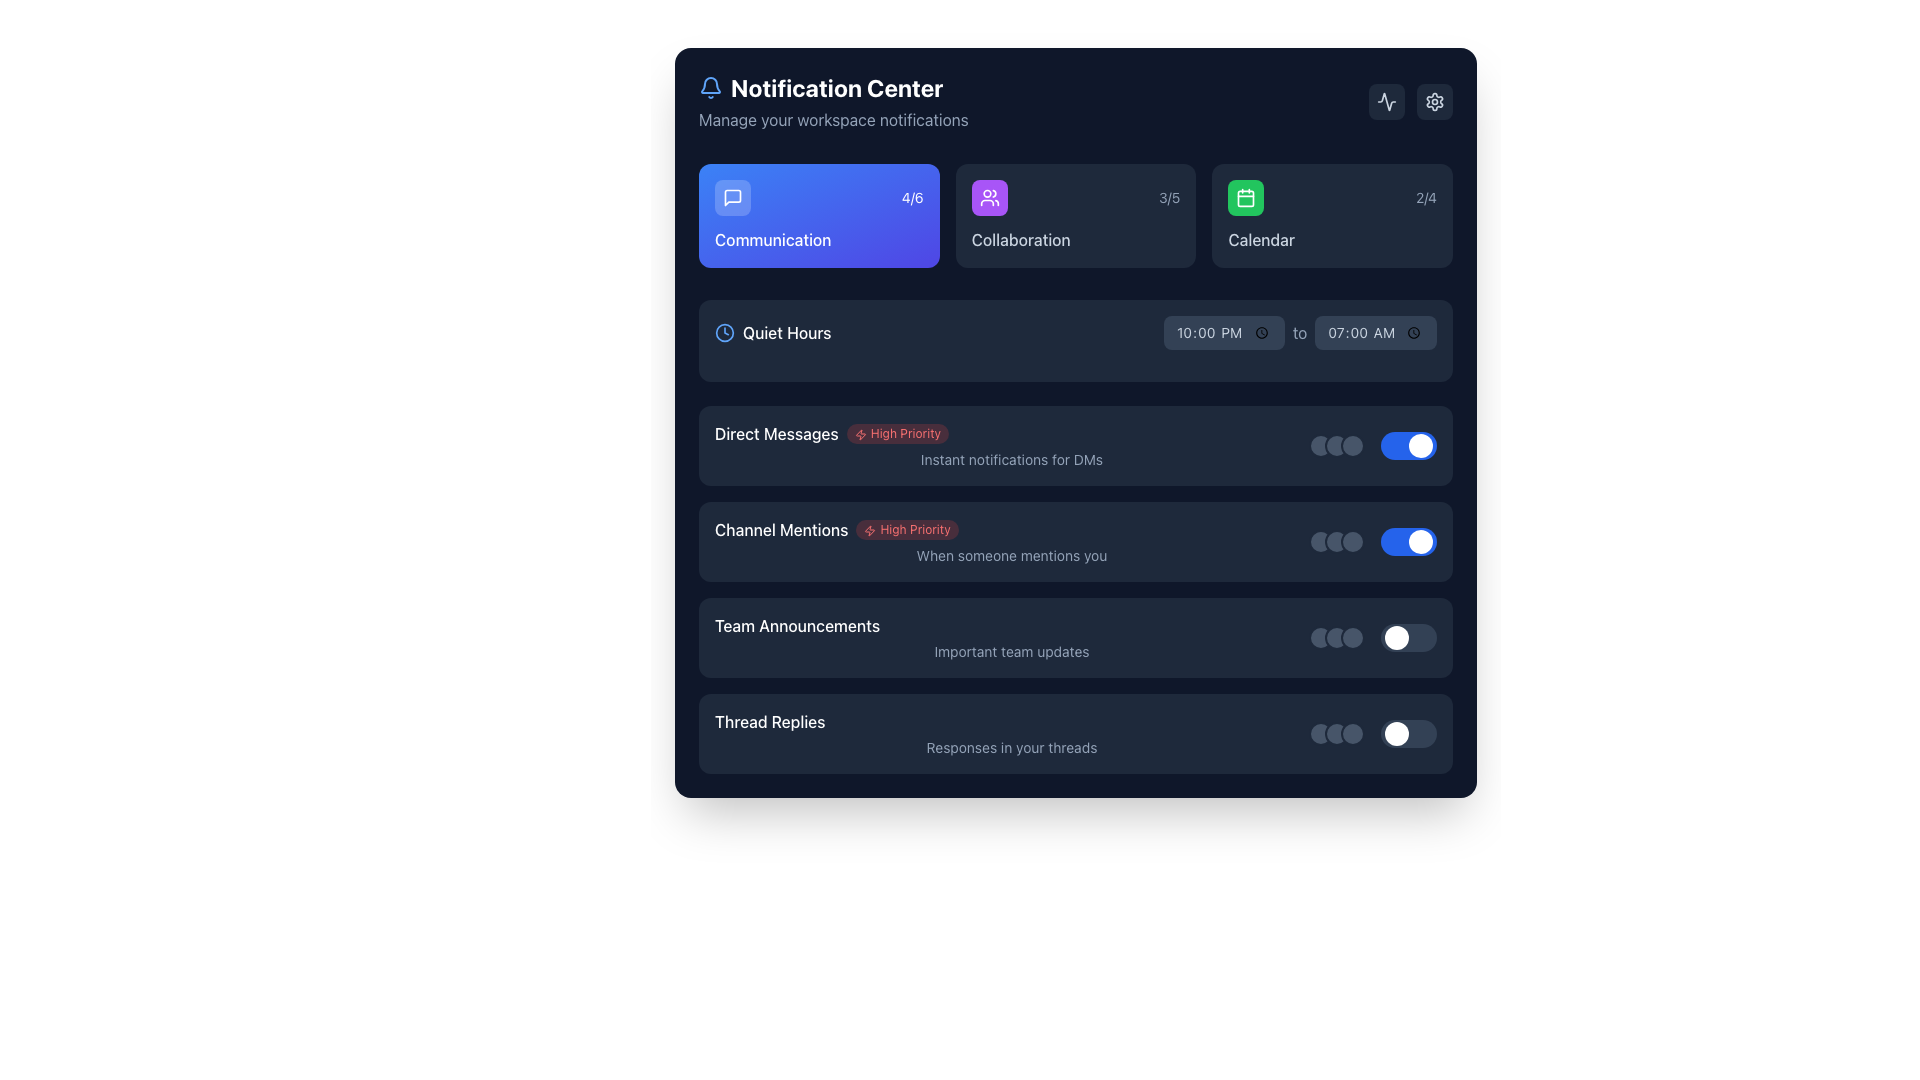  Describe the element at coordinates (1074, 589) in the screenshot. I see `the notification toggle for 'Channel Mentions' in the second row of the notification preferences list` at that location.